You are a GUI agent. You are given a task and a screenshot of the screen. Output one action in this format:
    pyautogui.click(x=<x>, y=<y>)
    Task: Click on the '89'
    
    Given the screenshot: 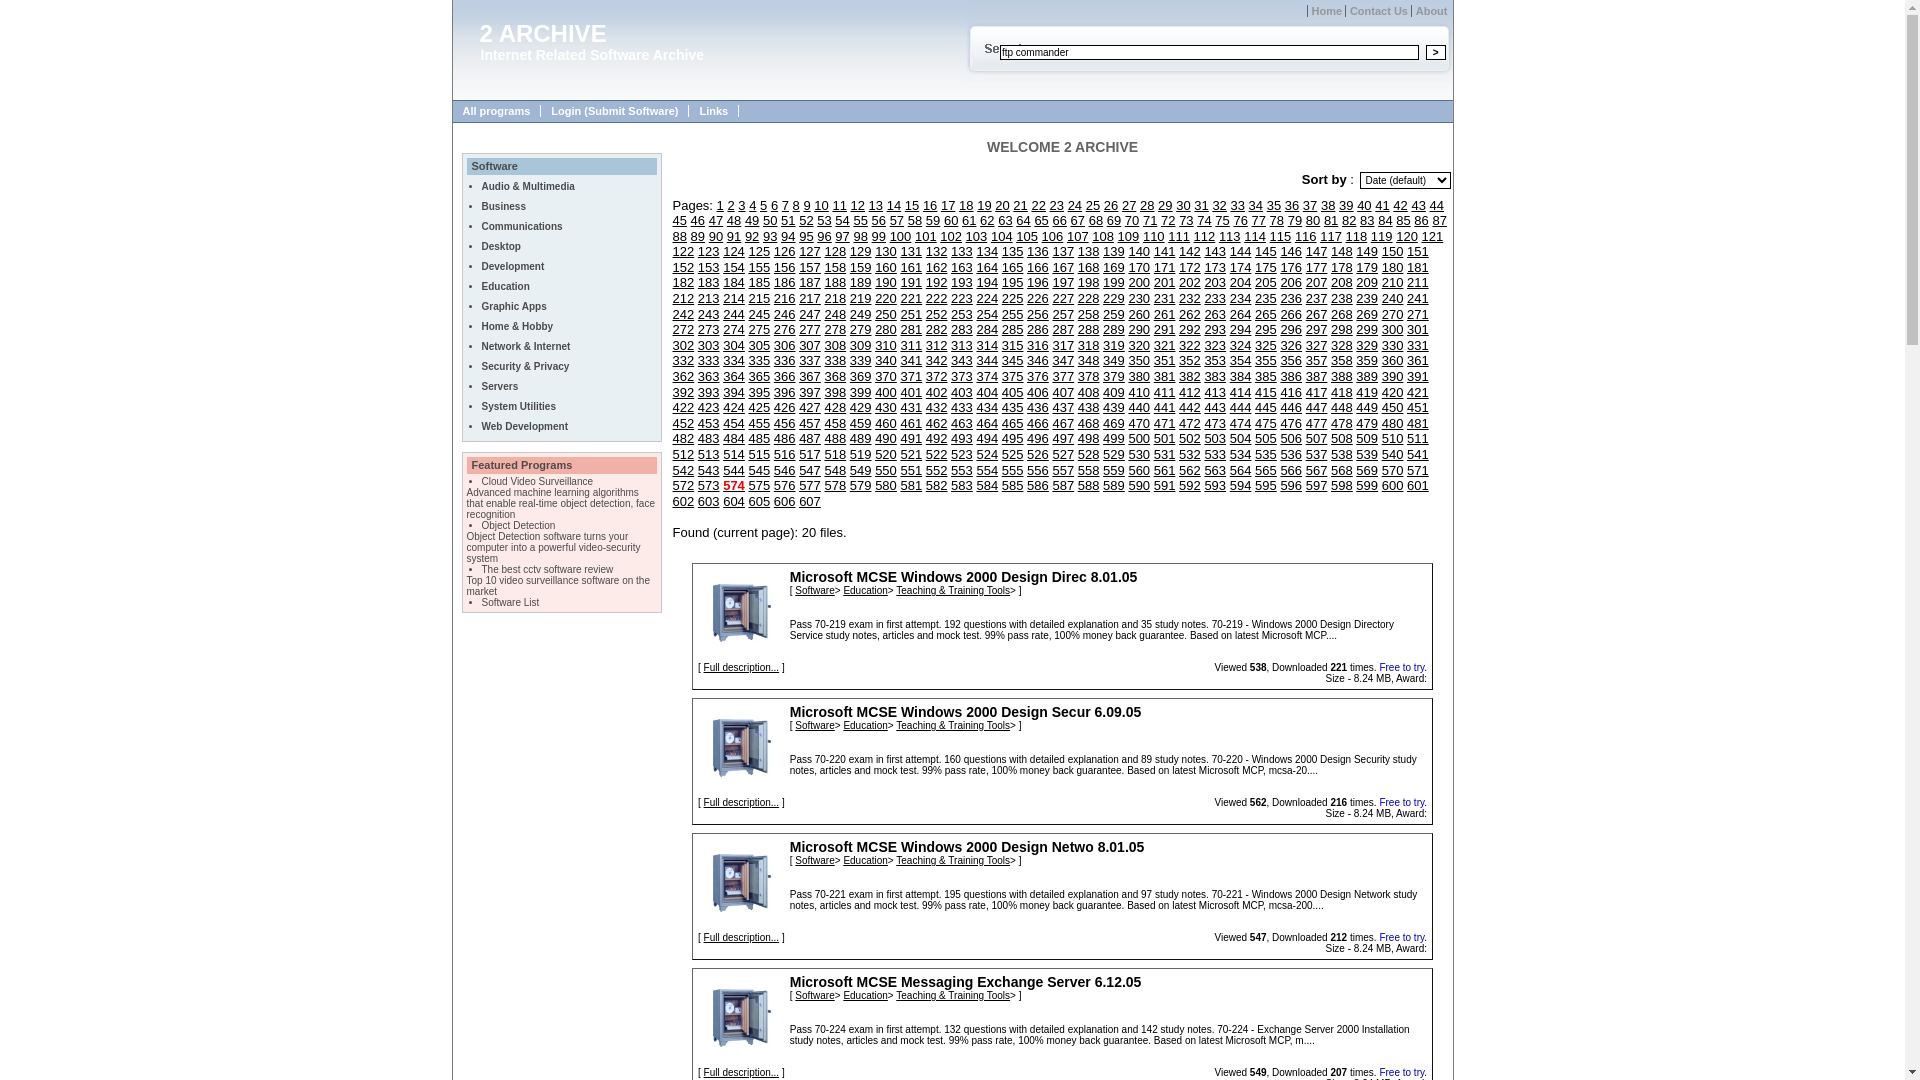 What is the action you would take?
    pyautogui.click(x=697, y=235)
    